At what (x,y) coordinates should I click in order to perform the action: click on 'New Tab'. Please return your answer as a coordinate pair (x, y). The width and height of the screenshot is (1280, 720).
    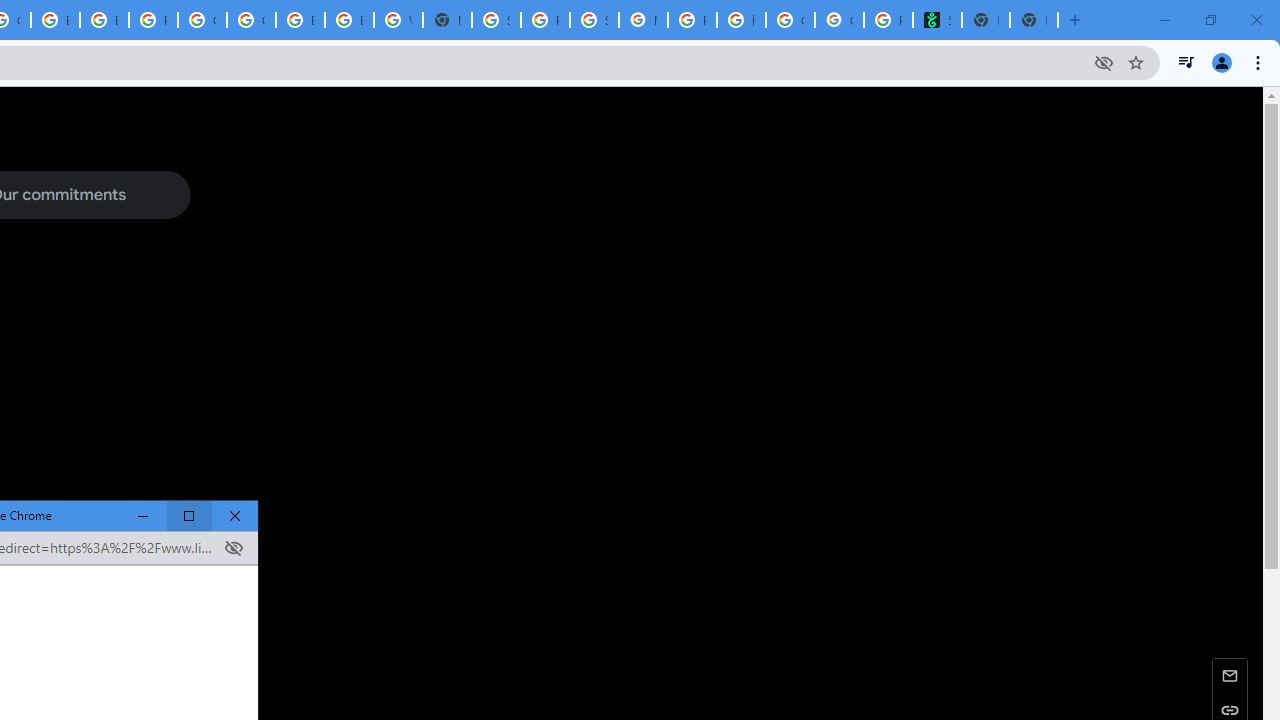
    Looking at the image, I should click on (1034, 20).